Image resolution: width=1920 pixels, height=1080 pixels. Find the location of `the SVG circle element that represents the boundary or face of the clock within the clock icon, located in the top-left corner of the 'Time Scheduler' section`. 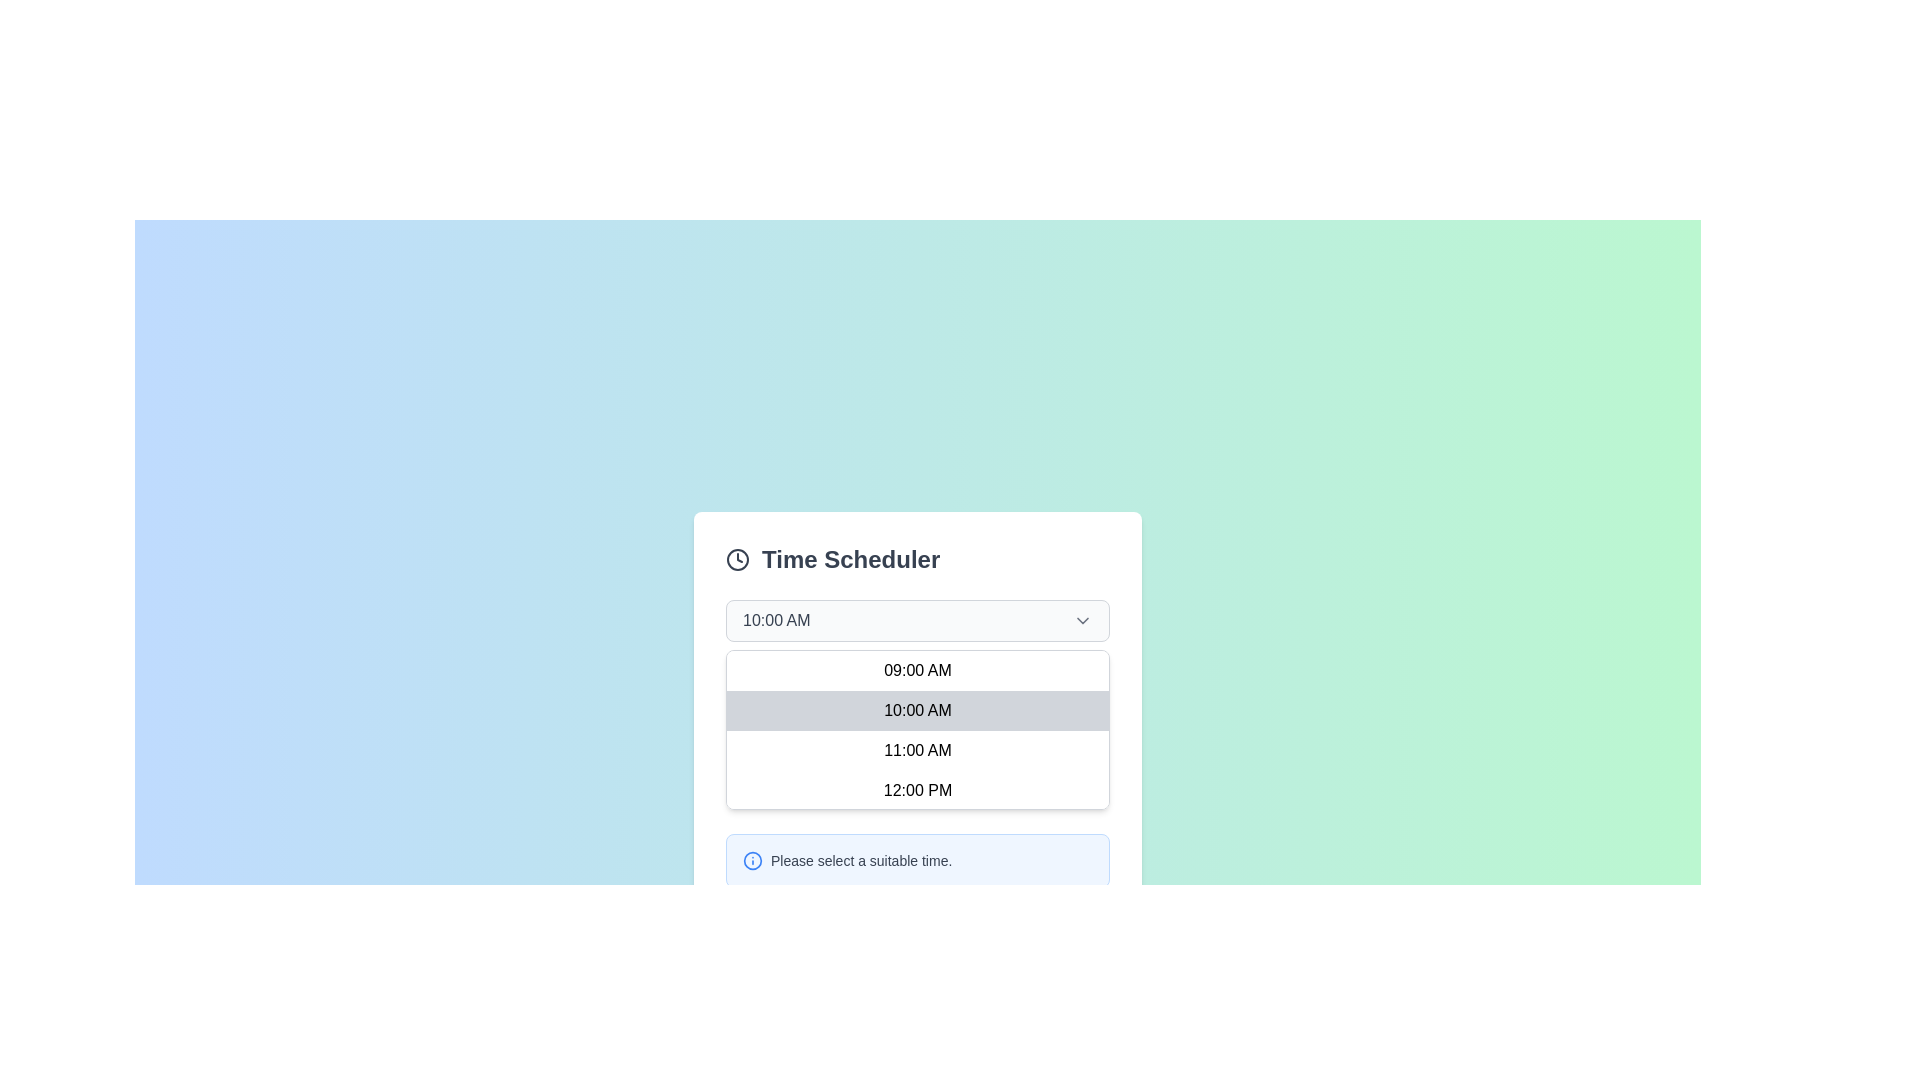

the SVG circle element that represents the boundary or face of the clock within the clock icon, located in the top-left corner of the 'Time Scheduler' section is located at coordinates (737, 559).